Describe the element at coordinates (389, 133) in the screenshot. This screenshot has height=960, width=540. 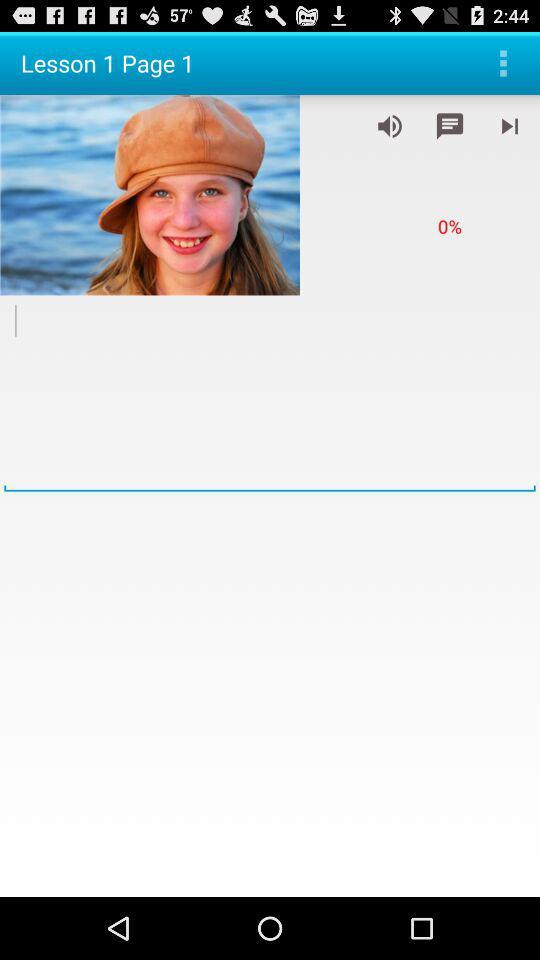
I see `the volume icon` at that location.